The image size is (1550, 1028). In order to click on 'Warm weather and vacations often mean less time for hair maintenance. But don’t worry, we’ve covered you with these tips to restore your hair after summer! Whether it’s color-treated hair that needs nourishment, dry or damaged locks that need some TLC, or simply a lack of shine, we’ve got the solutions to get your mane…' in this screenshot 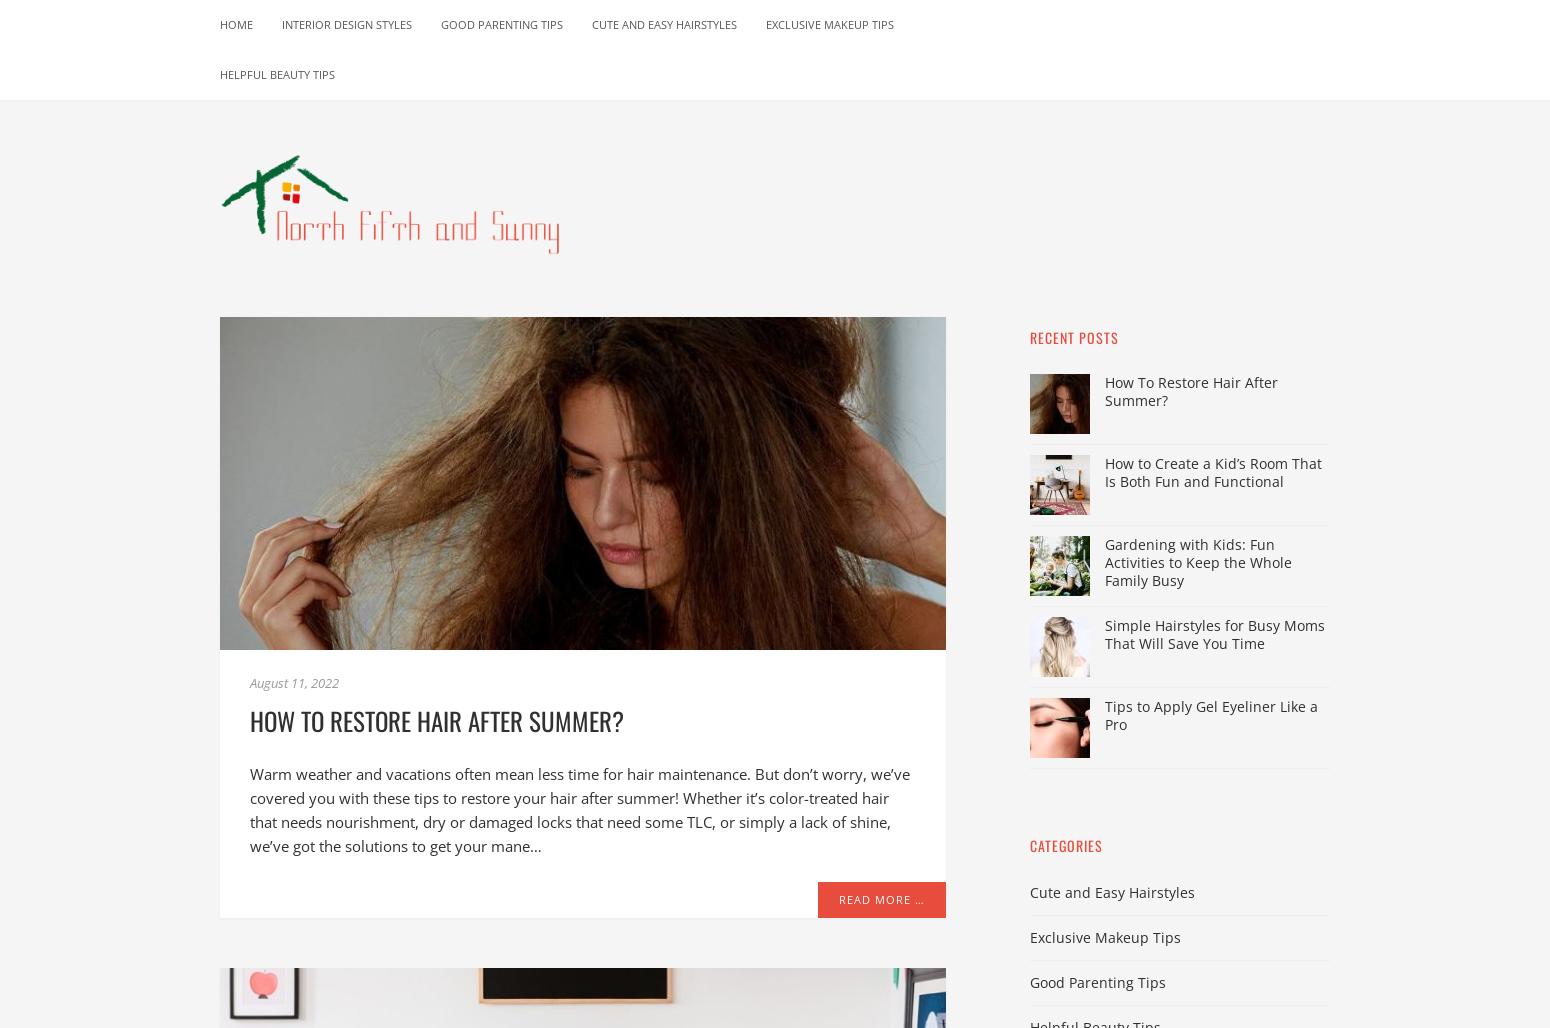, I will do `click(580, 809)`.